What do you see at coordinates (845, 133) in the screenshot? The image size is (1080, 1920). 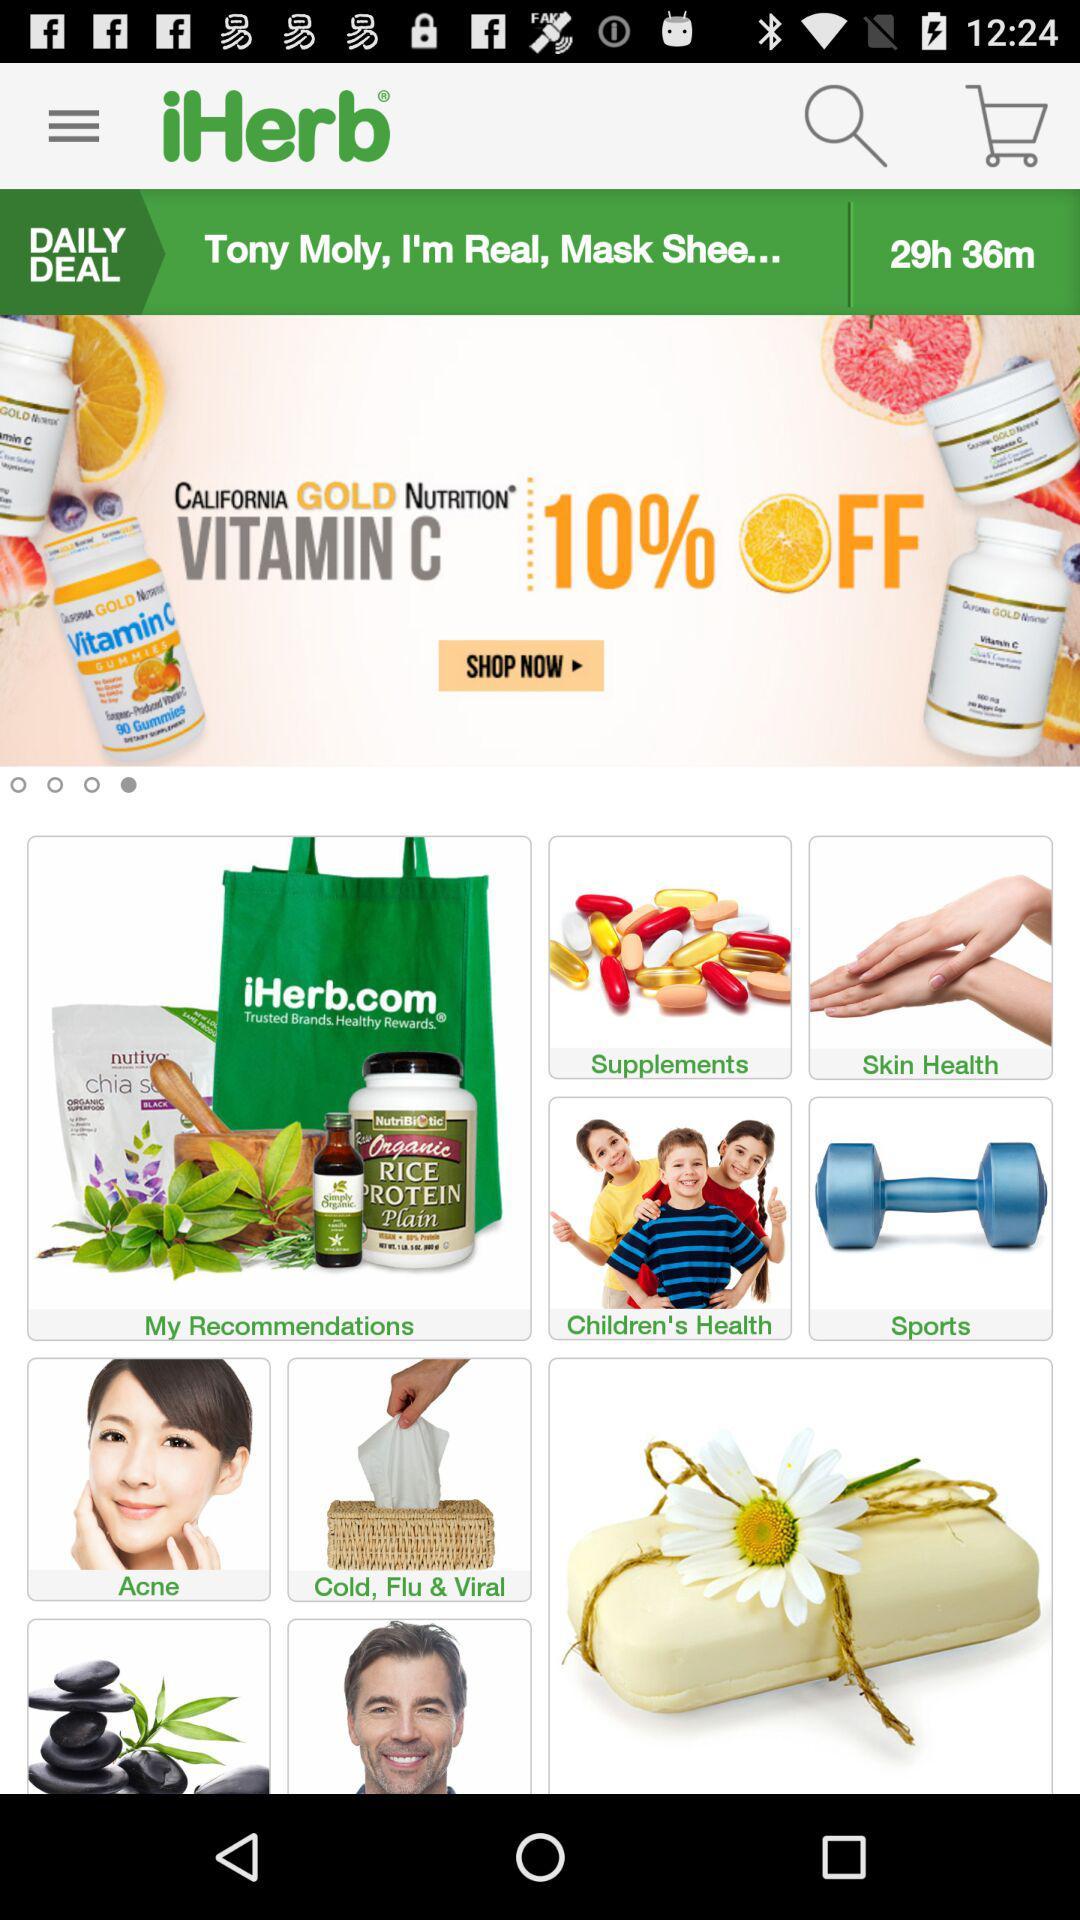 I see `the search icon` at bounding box center [845, 133].